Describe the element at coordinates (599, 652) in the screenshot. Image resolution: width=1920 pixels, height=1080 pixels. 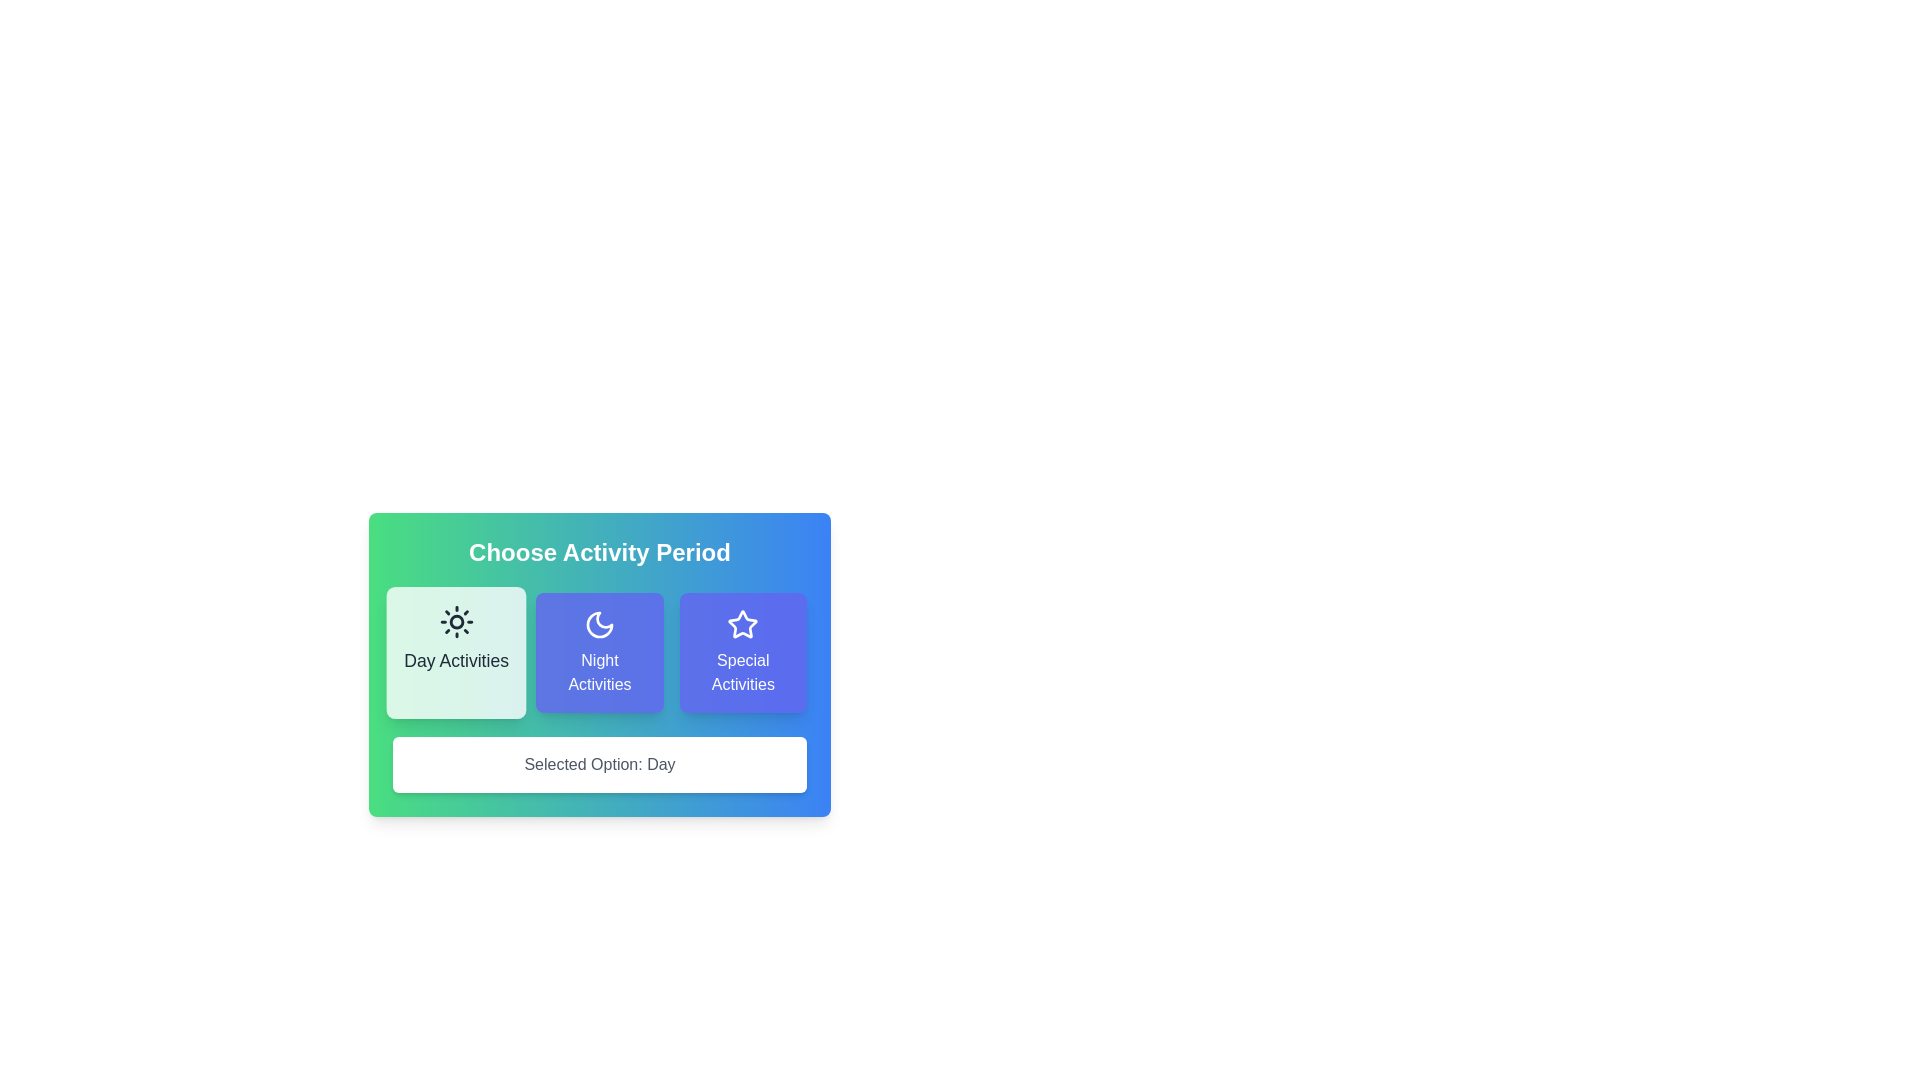
I see `the 'Night Activities' button, which is a rectangular button with rounded corners, blue background, white crescent moon icon, and white text` at that location.